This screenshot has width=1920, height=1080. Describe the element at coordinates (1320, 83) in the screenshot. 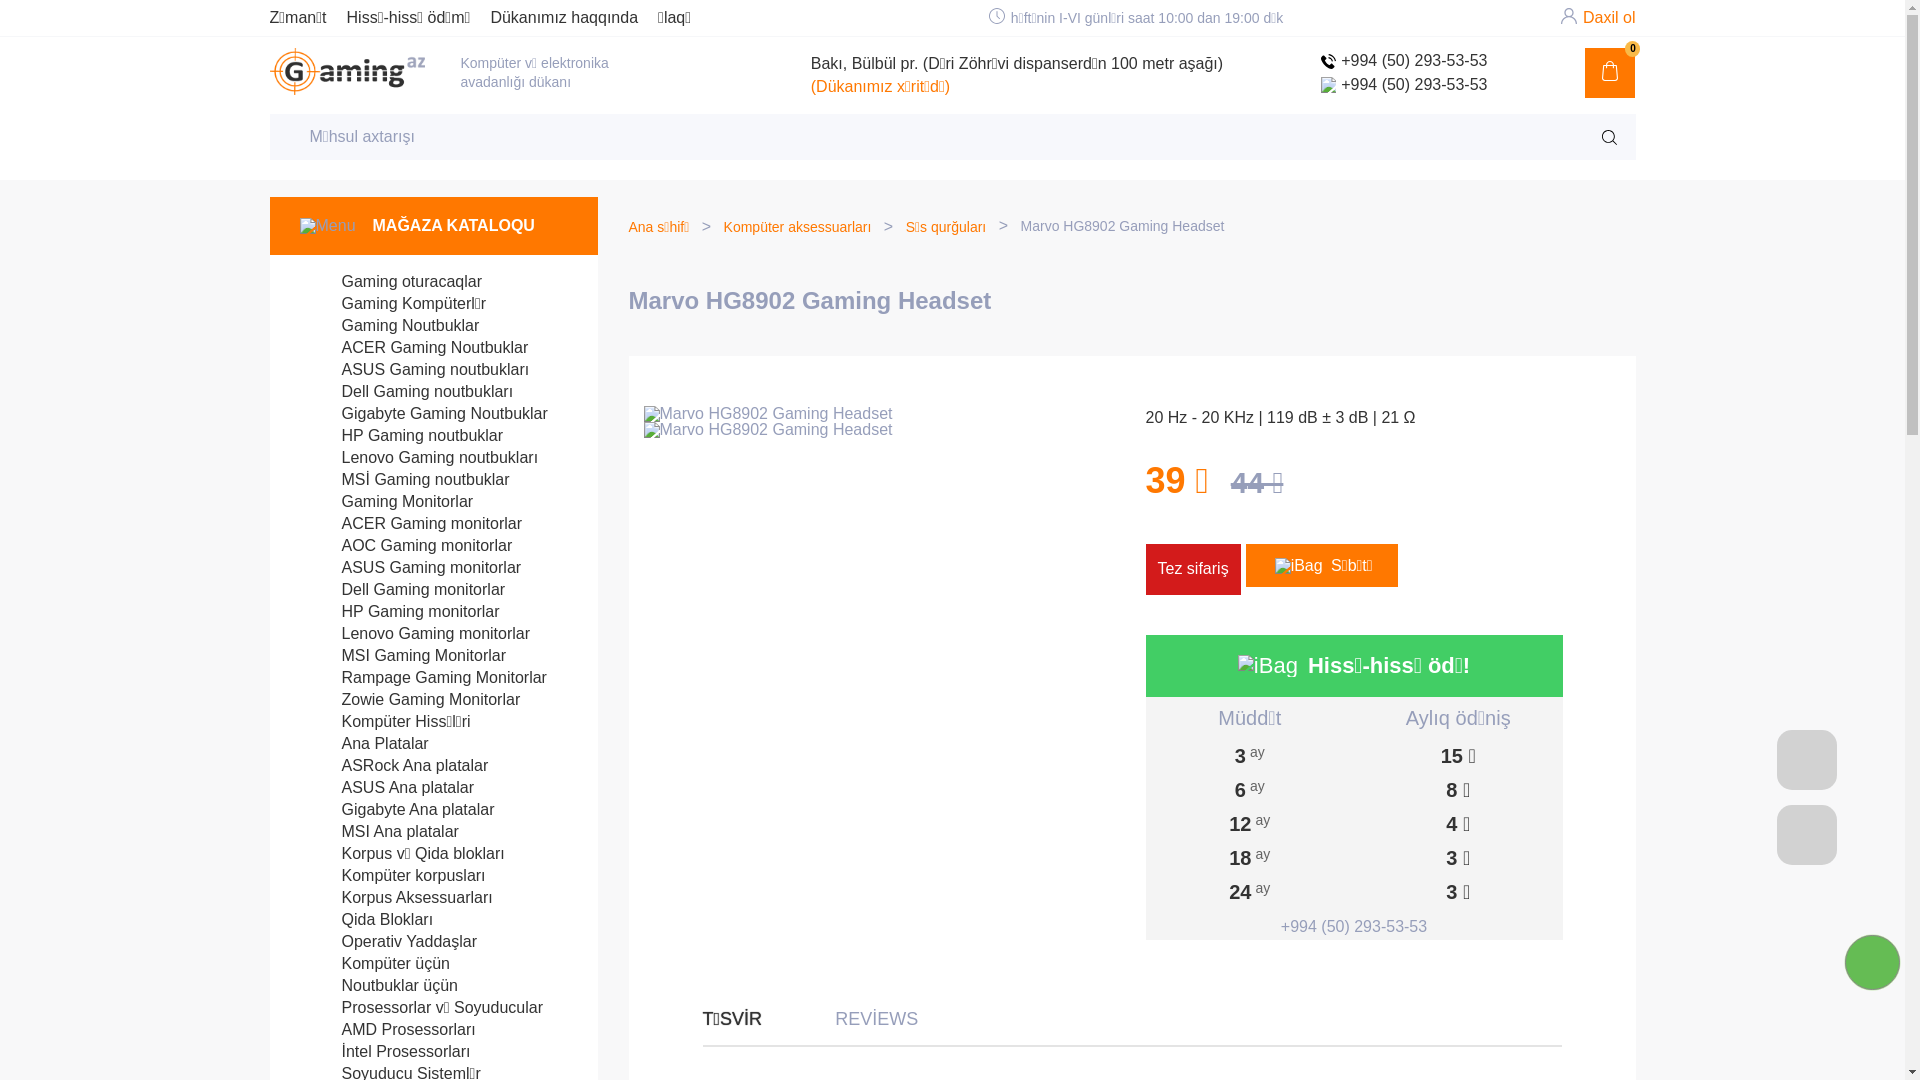

I see `'+994 (50) 293-53-53'` at that location.